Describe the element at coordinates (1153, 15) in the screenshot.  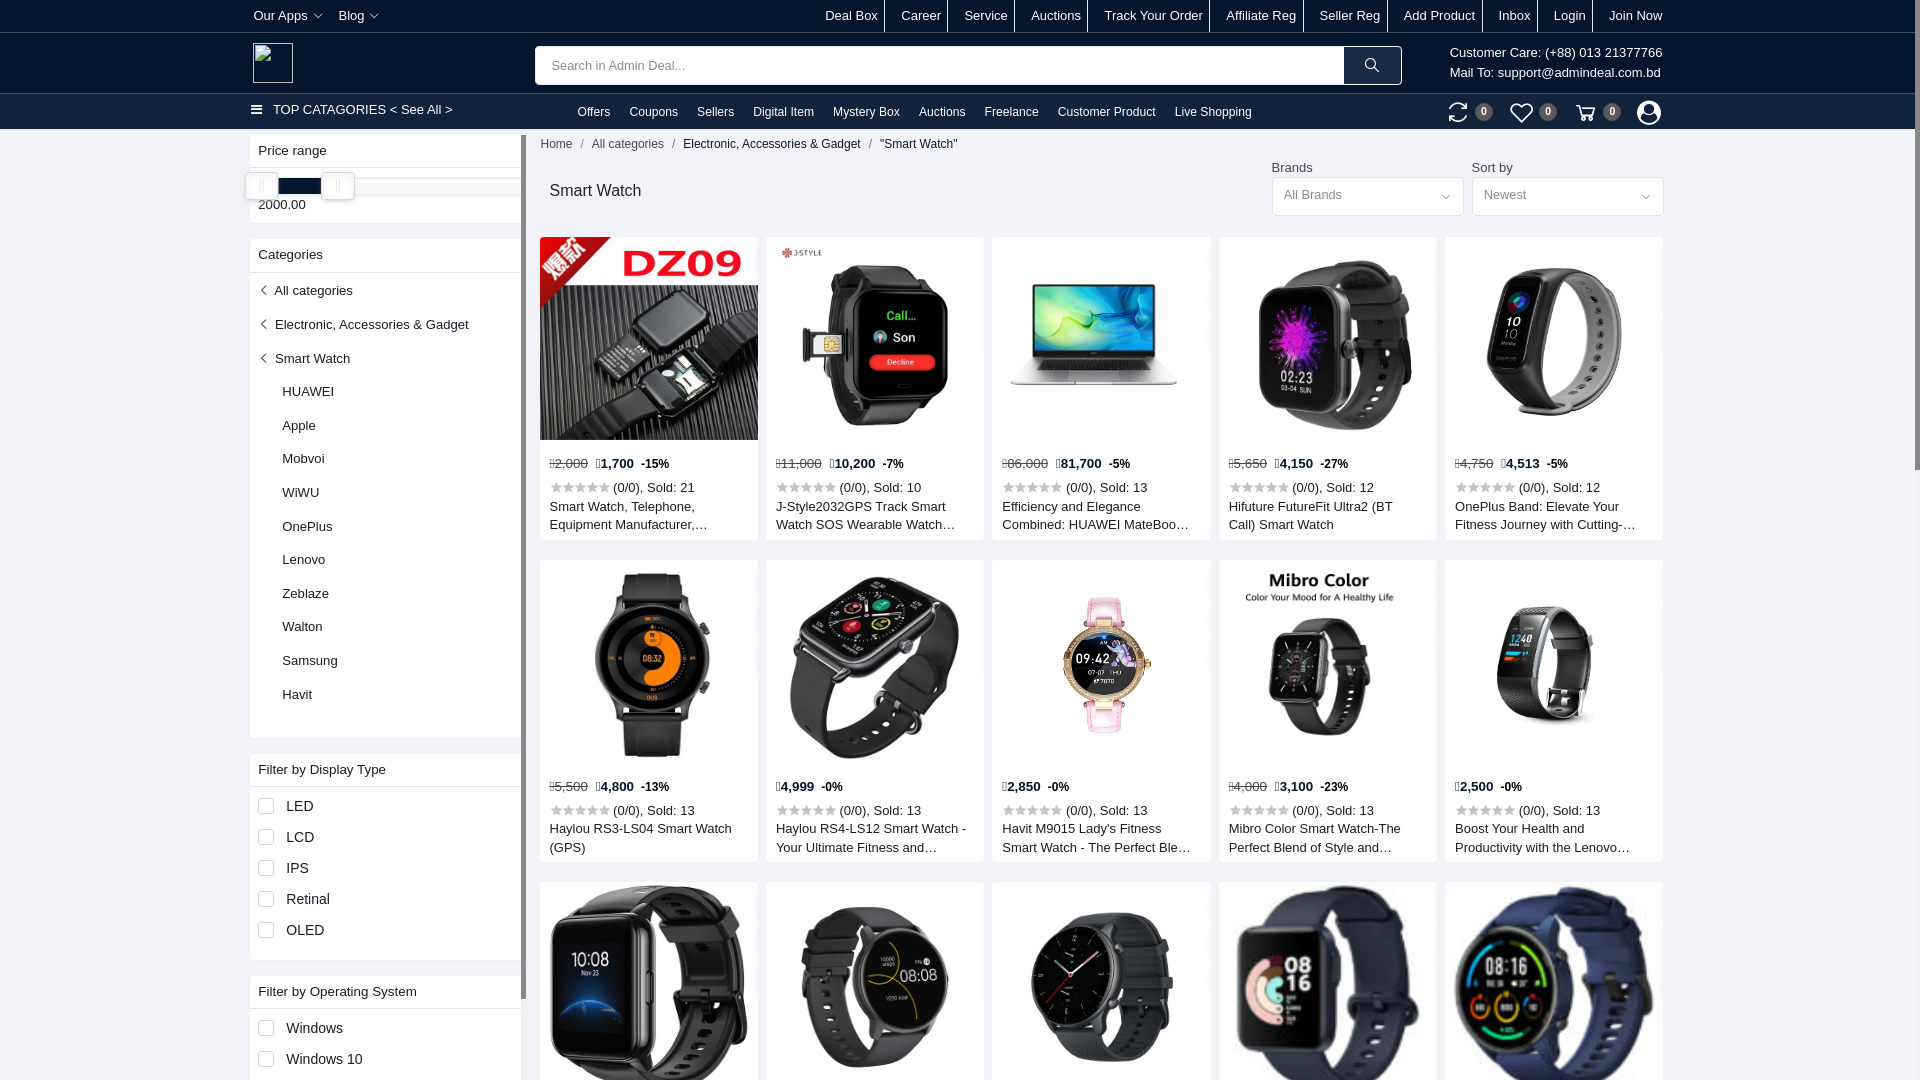
I see `'Track Your Order'` at that location.